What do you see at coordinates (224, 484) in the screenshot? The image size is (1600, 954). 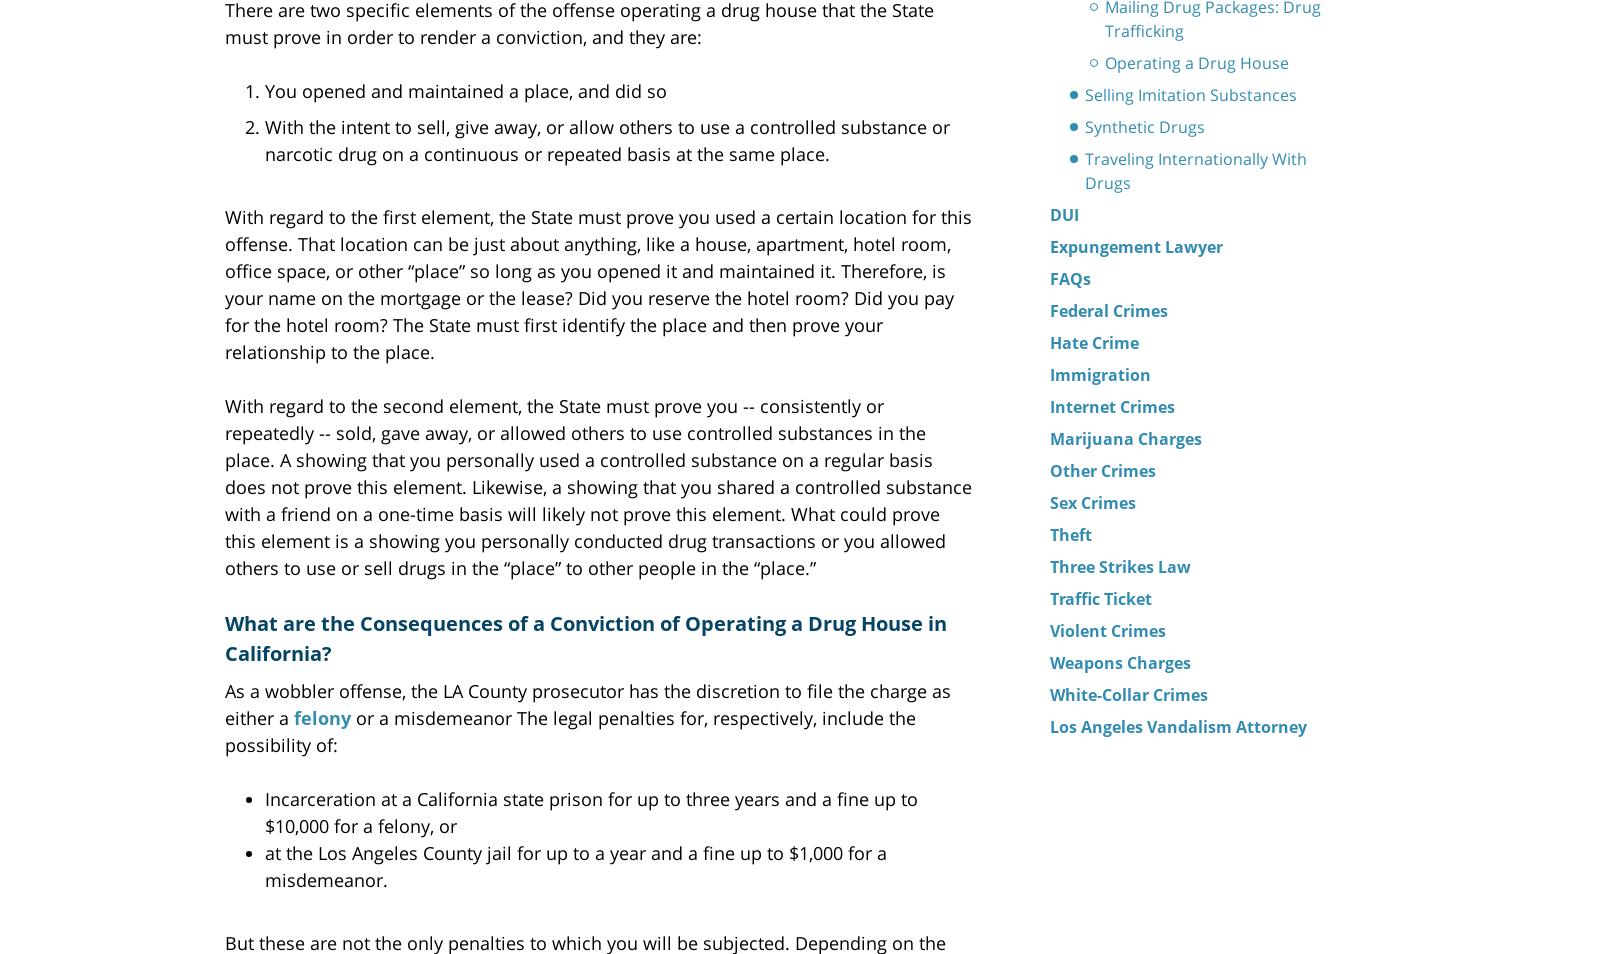 I see `'With regard to the second element, the State must prove you -- consistently or repeatedly -- sold, gave away, or allowed others to use controlled substances in the place. A showing that you personally used a controlled substance on a regular basis does not prove this element. Likewise, a showing that you shared a controlled substance with a friend on a one-time basis will likely not prove this element. What could prove this element is a showing you personally conducted drug transactions or you allowed others to use or sell drugs in the “place” to other people in the “place.”'` at bounding box center [224, 484].